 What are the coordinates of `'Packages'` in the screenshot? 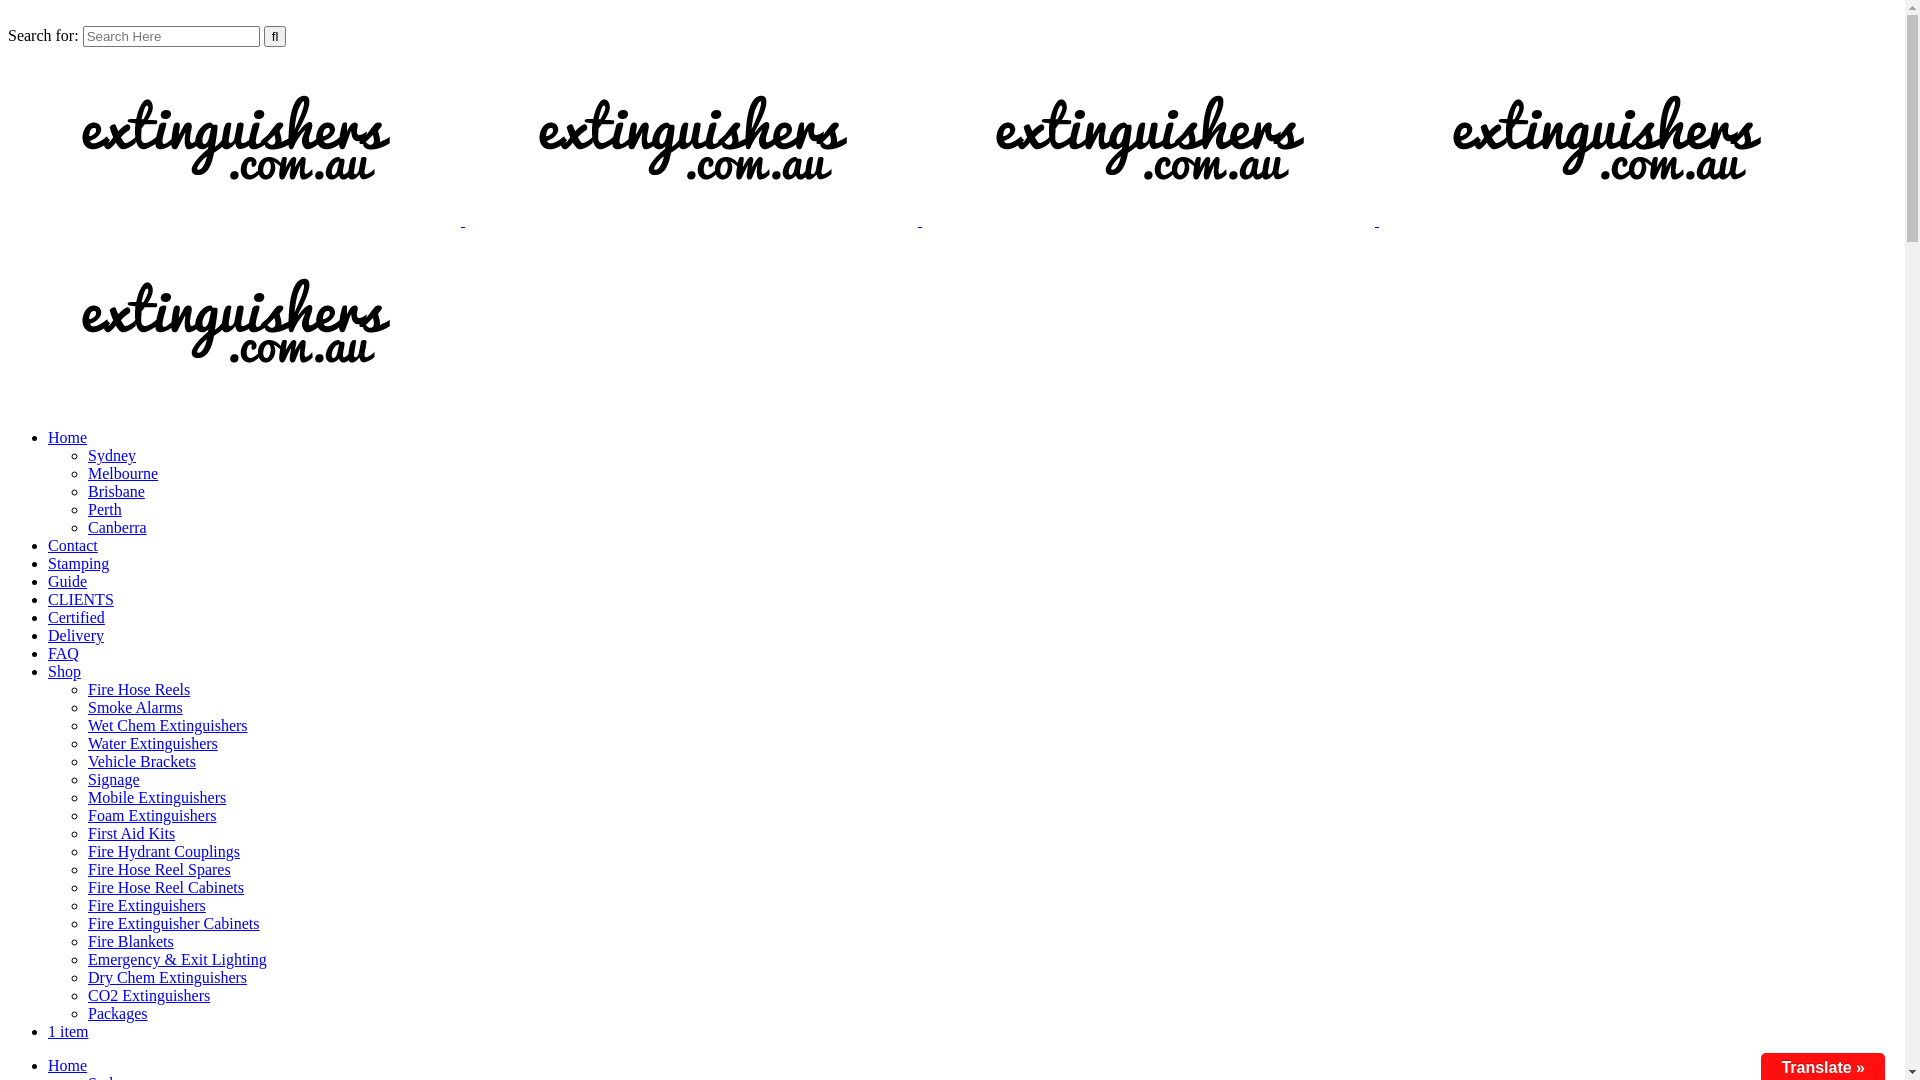 It's located at (117, 1013).